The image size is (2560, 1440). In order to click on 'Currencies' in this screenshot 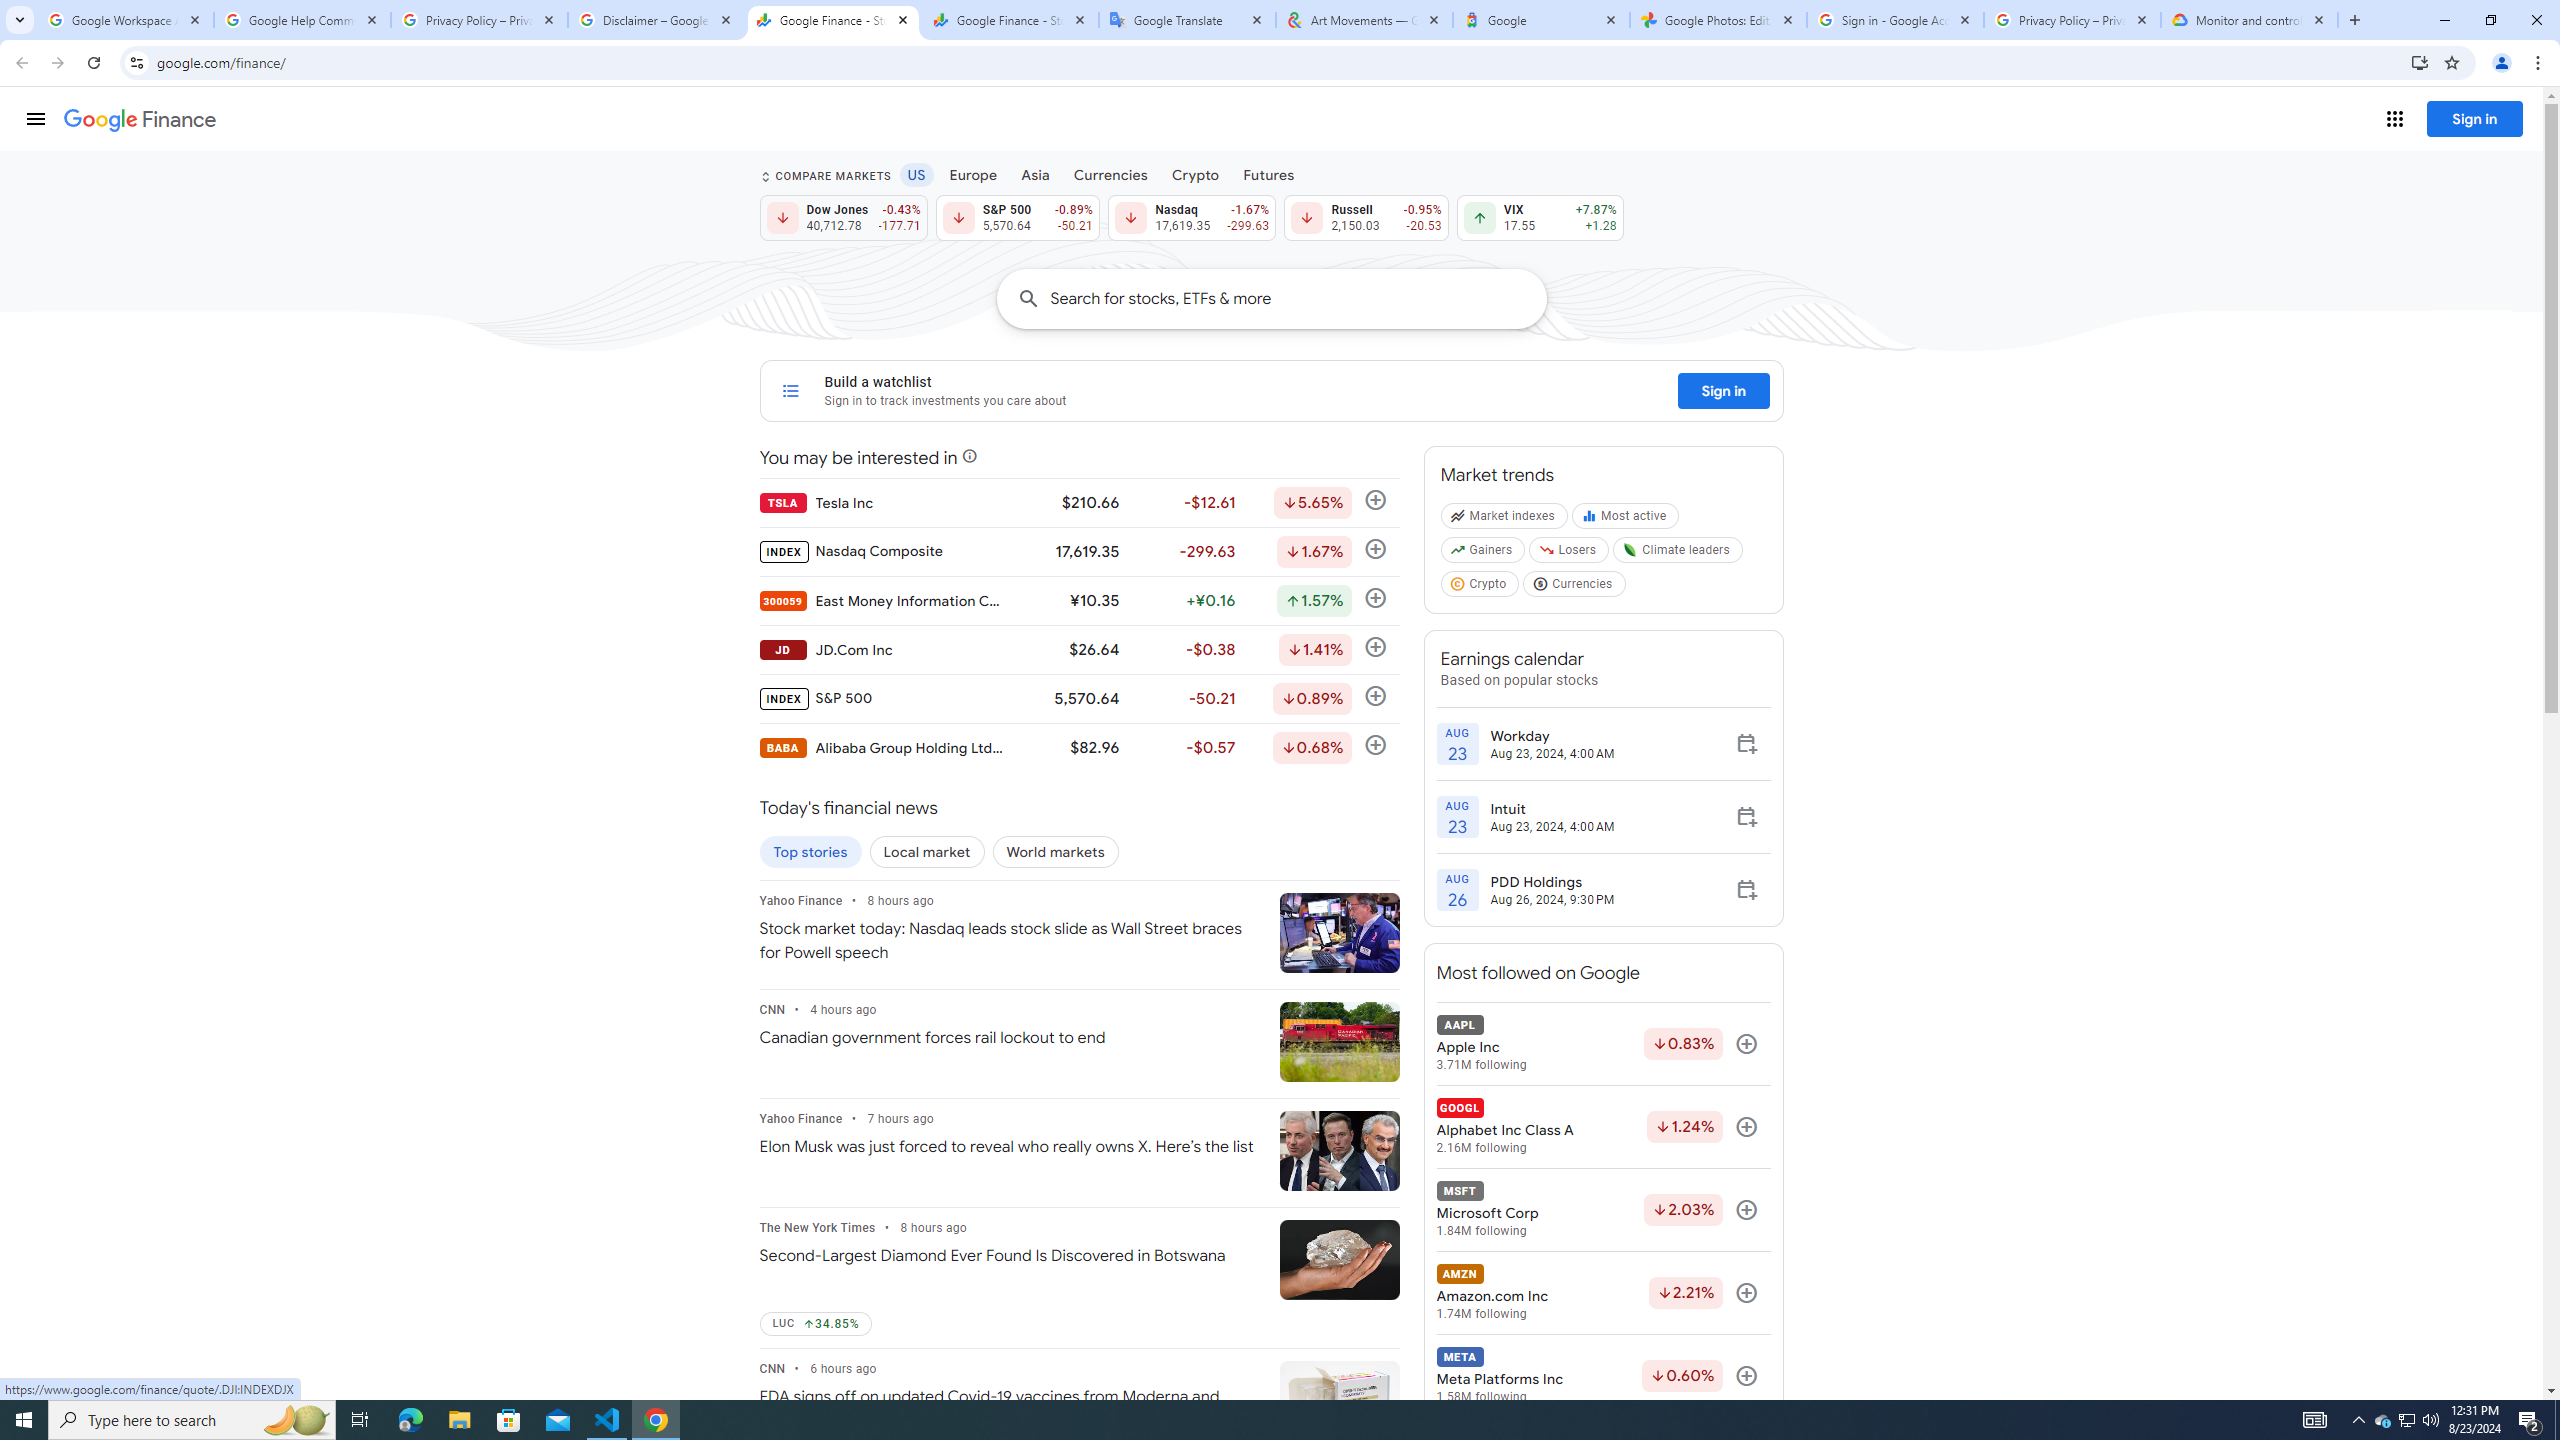, I will do `click(1110, 173)`.